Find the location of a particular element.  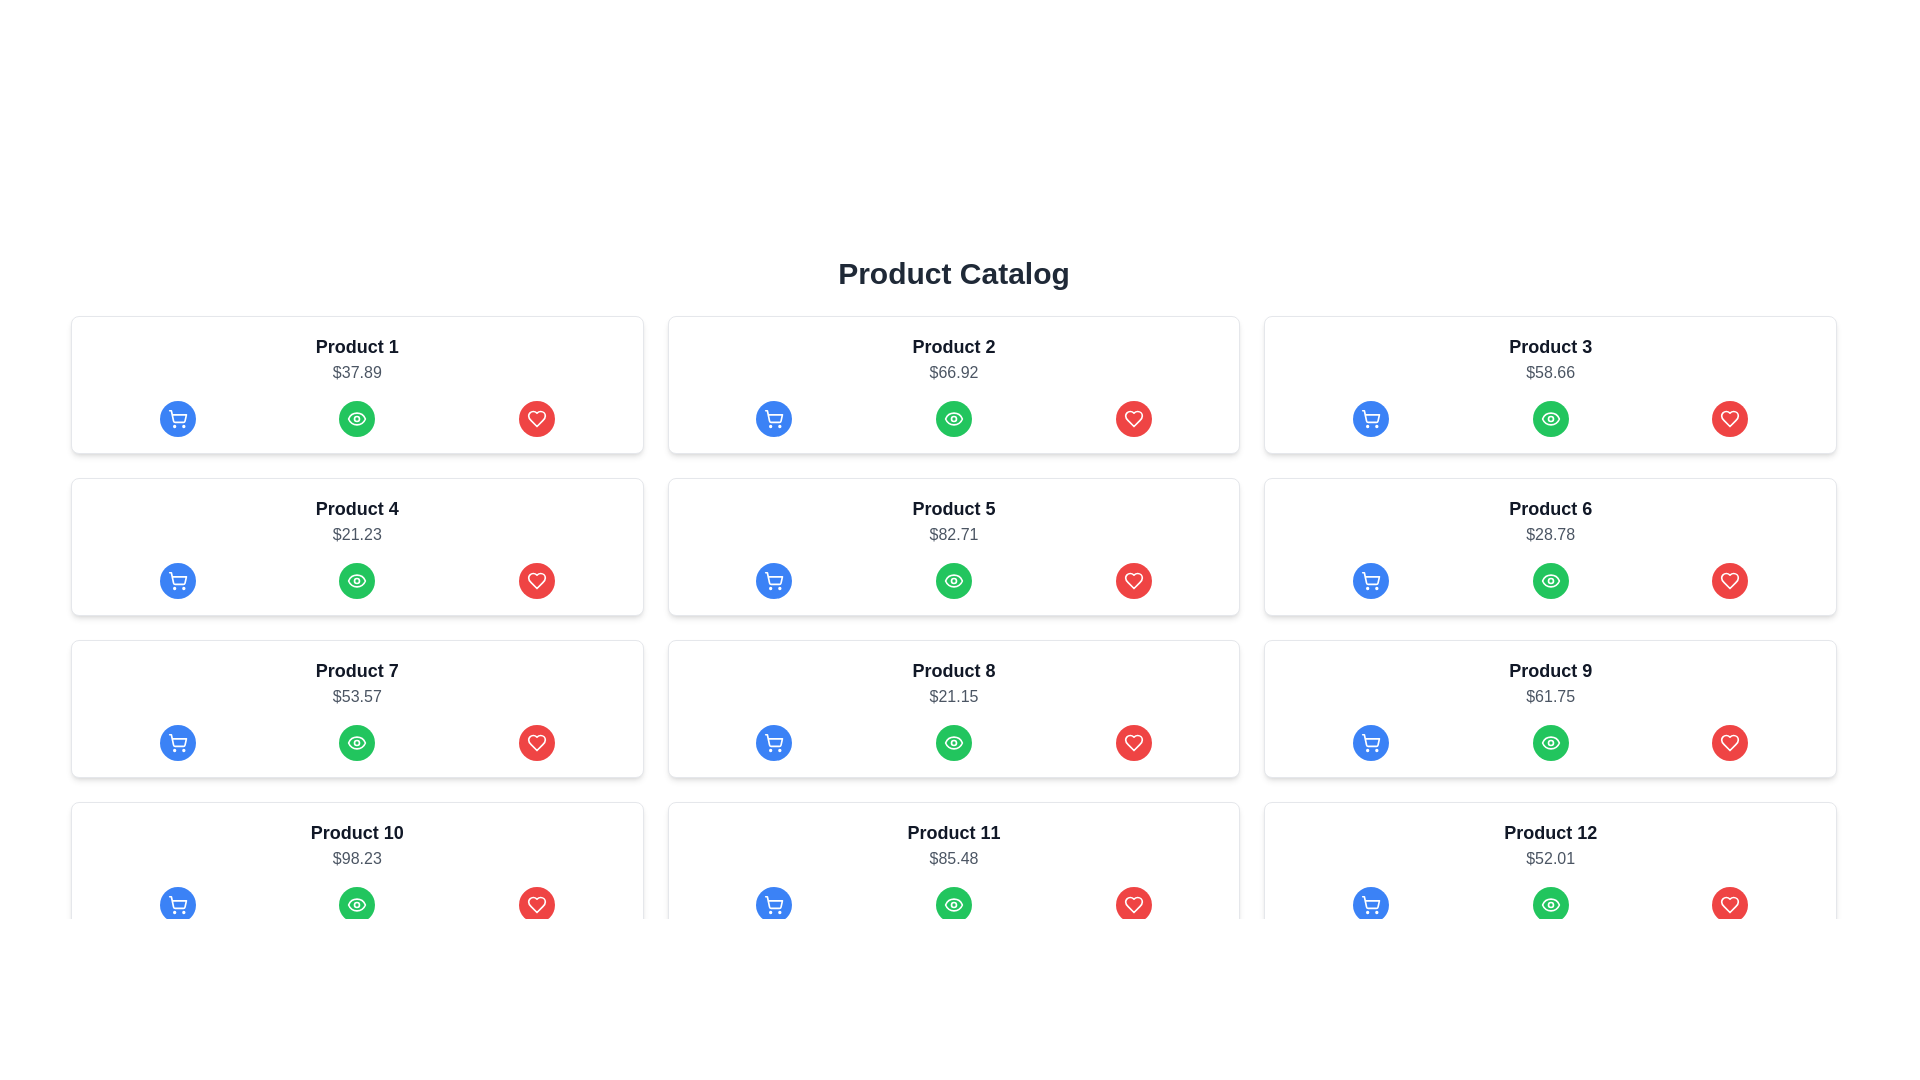

the shopping cart icon styled as an outline in a circular blue button located in the bottom right card of the product grid for 'Product 11' is located at coordinates (773, 905).